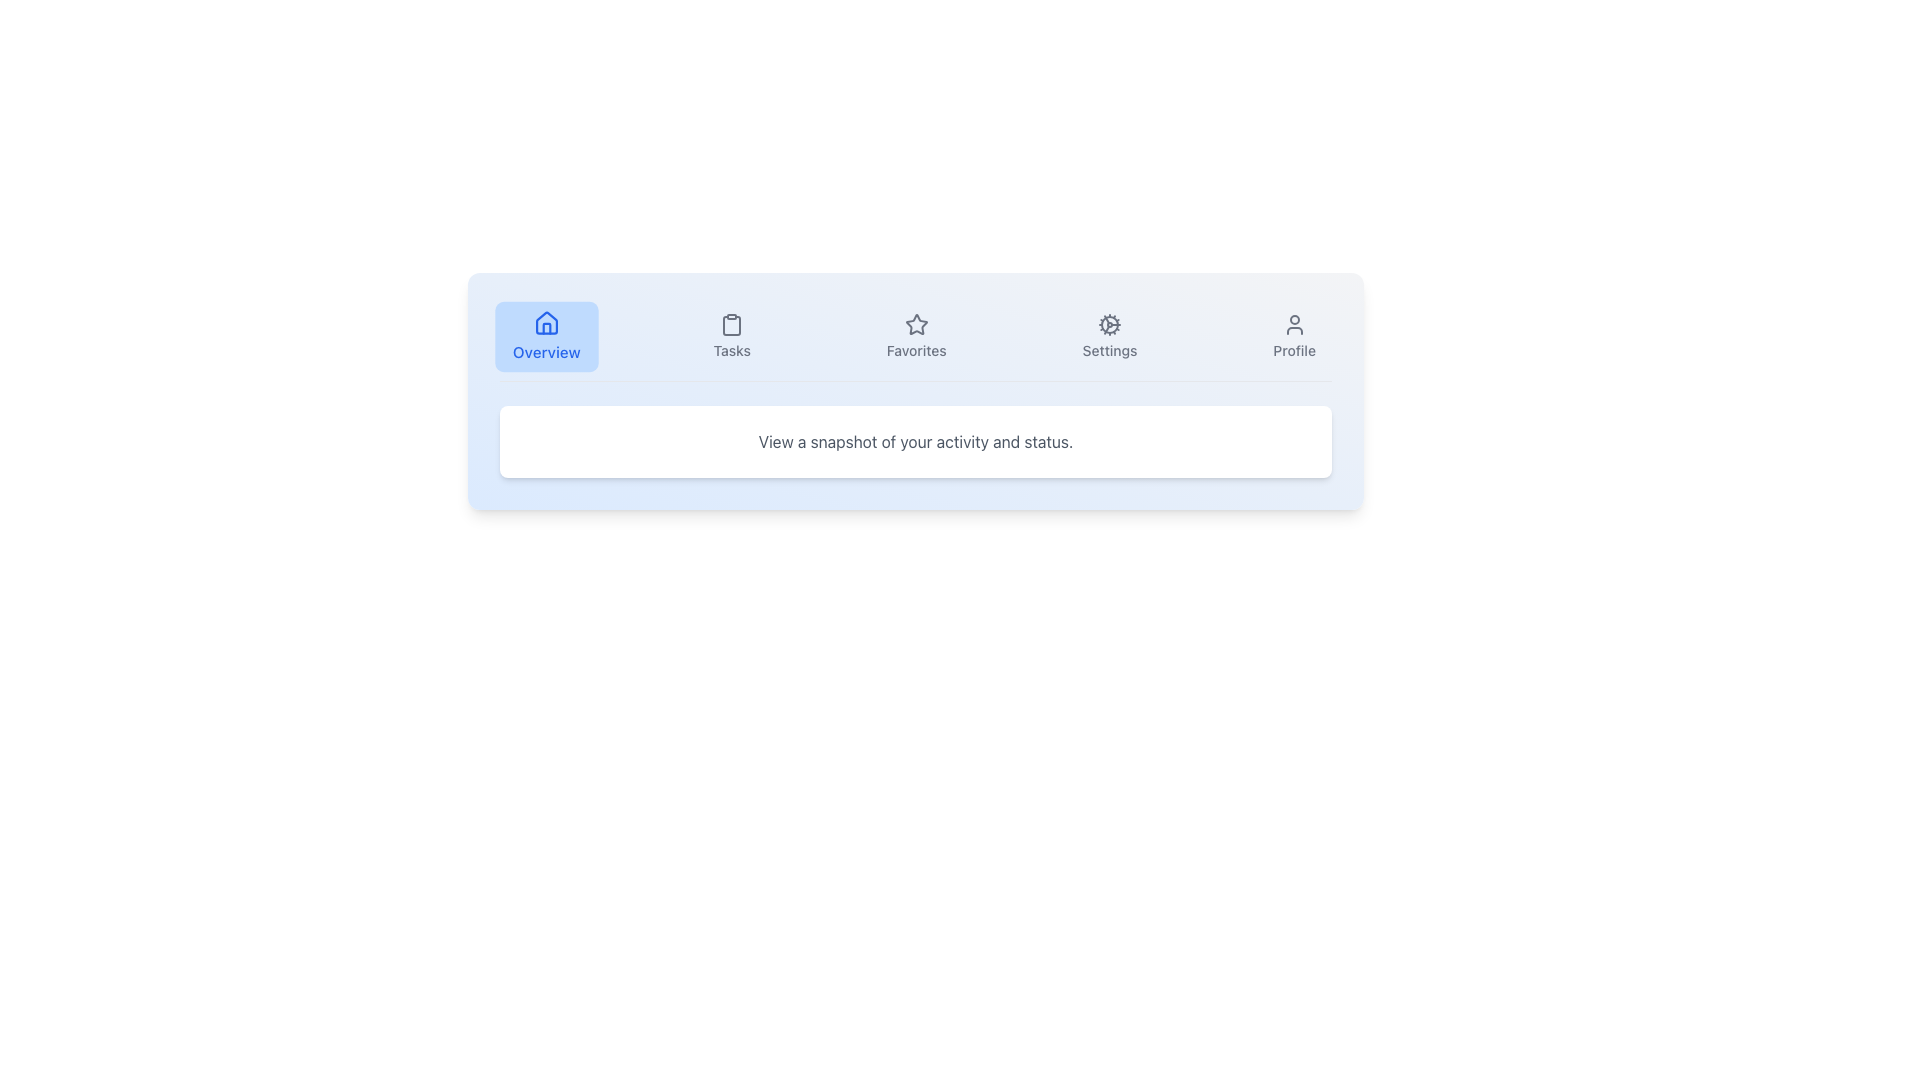  Describe the element at coordinates (1109, 323) in the screenshot. I see `the settings icon located in the middle of the 'Settings' button in the horizontal menu bar` at that location.